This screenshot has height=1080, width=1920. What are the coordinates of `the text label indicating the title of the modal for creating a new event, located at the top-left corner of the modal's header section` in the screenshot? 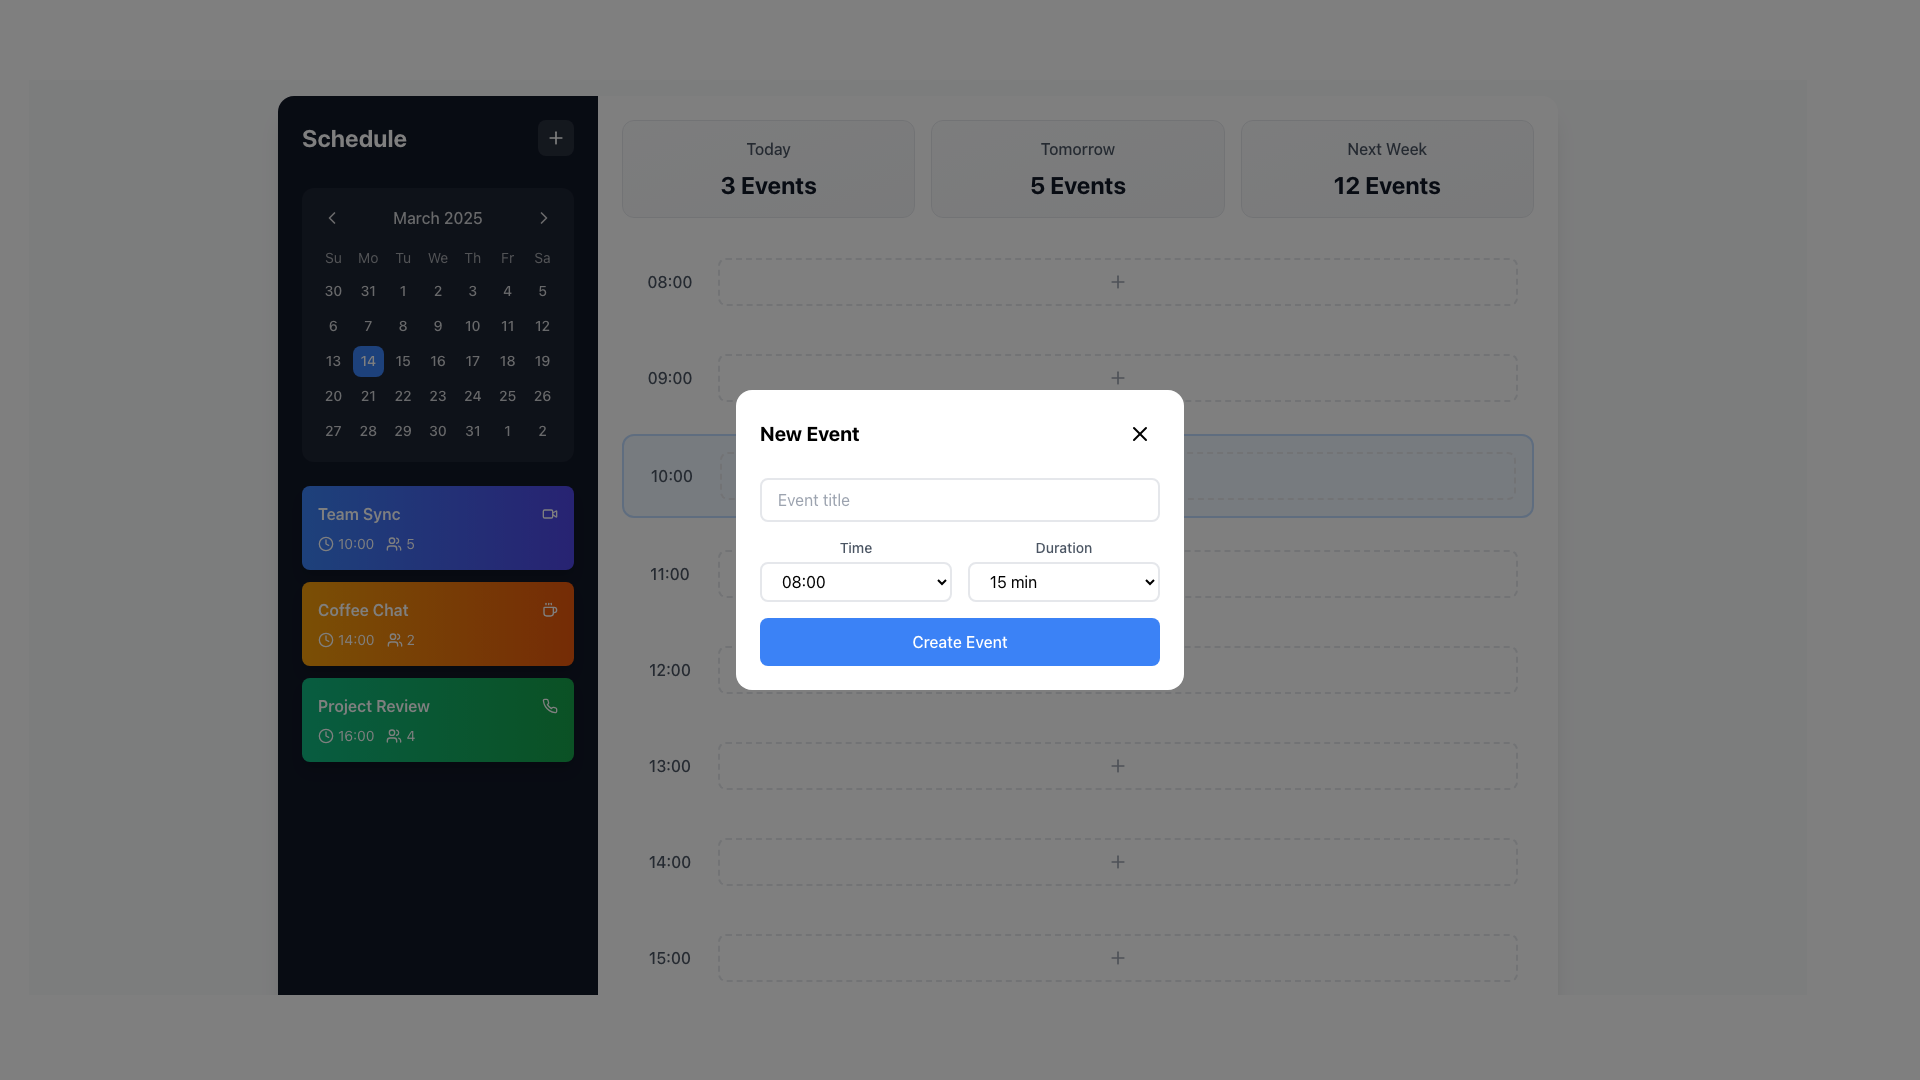 It's located at (809, 433).